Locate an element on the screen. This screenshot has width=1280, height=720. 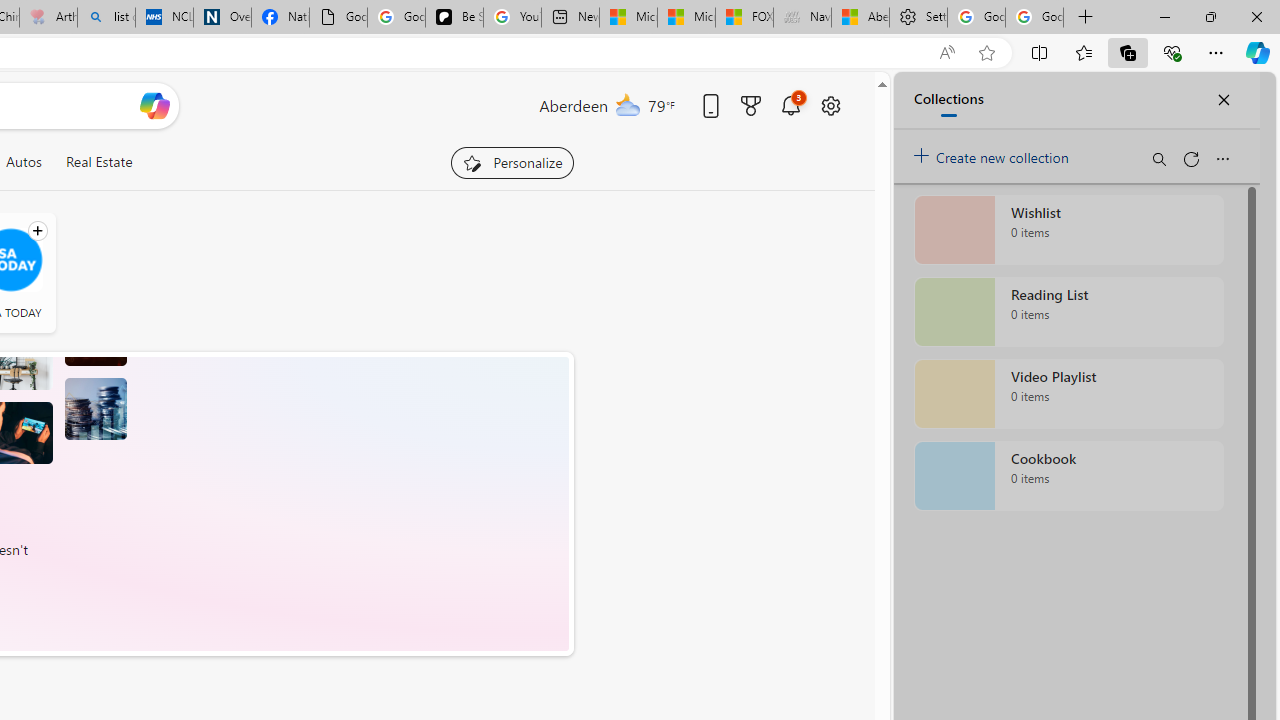
'Aberdeen, Hong Kong SAR hourly forecast | Microsoft Weather' is located at coordinates (860, 17).